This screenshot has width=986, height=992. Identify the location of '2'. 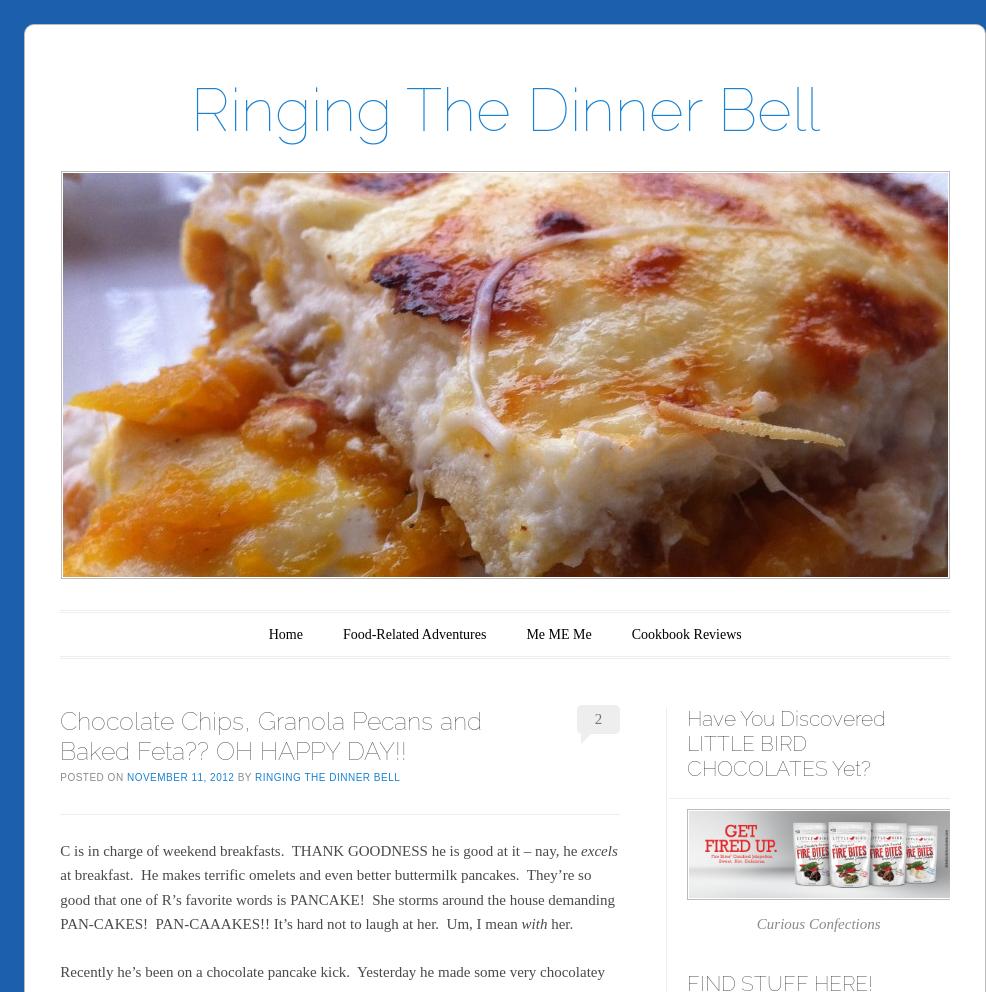
(598, 719).